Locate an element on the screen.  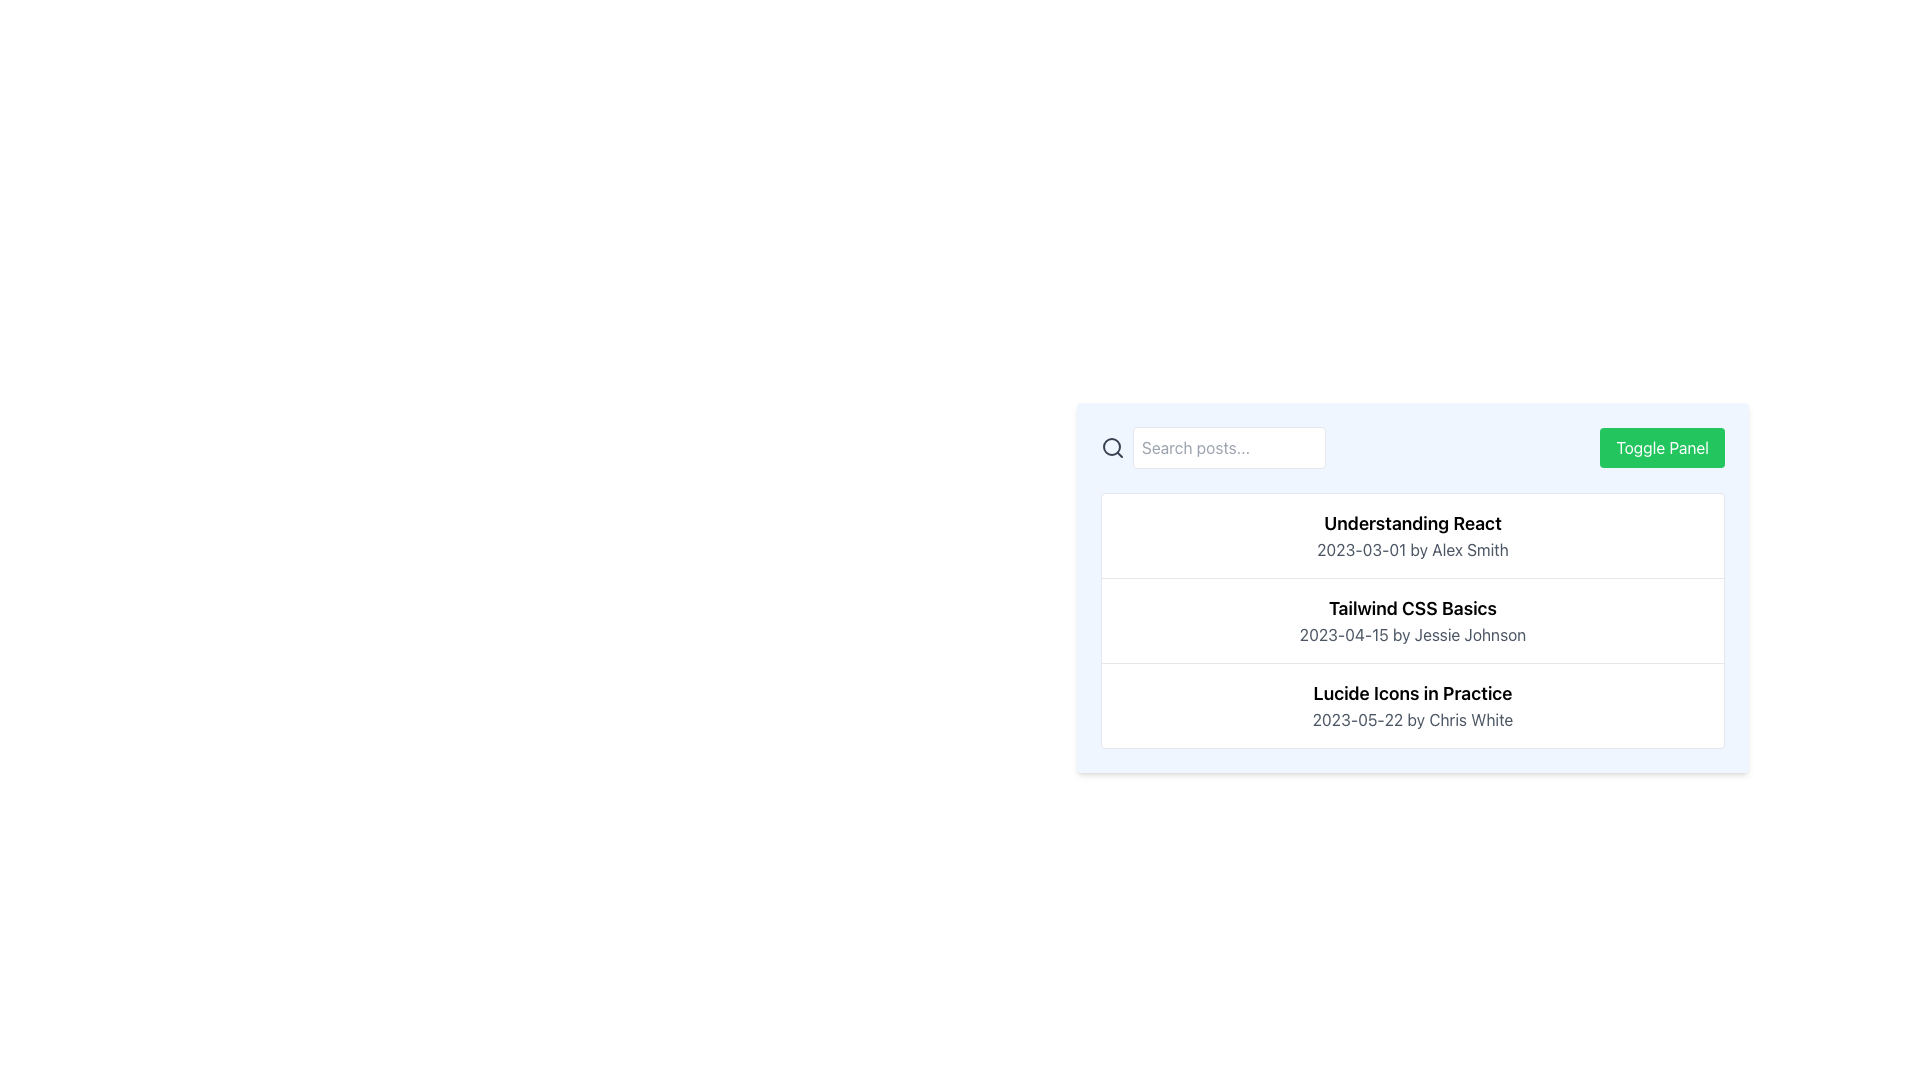
the text label displaying '2023-03-01 by Alex Smith', which is styled in gray and positioned below the title 'Understanding React' is located at coordinates (1411, 550).